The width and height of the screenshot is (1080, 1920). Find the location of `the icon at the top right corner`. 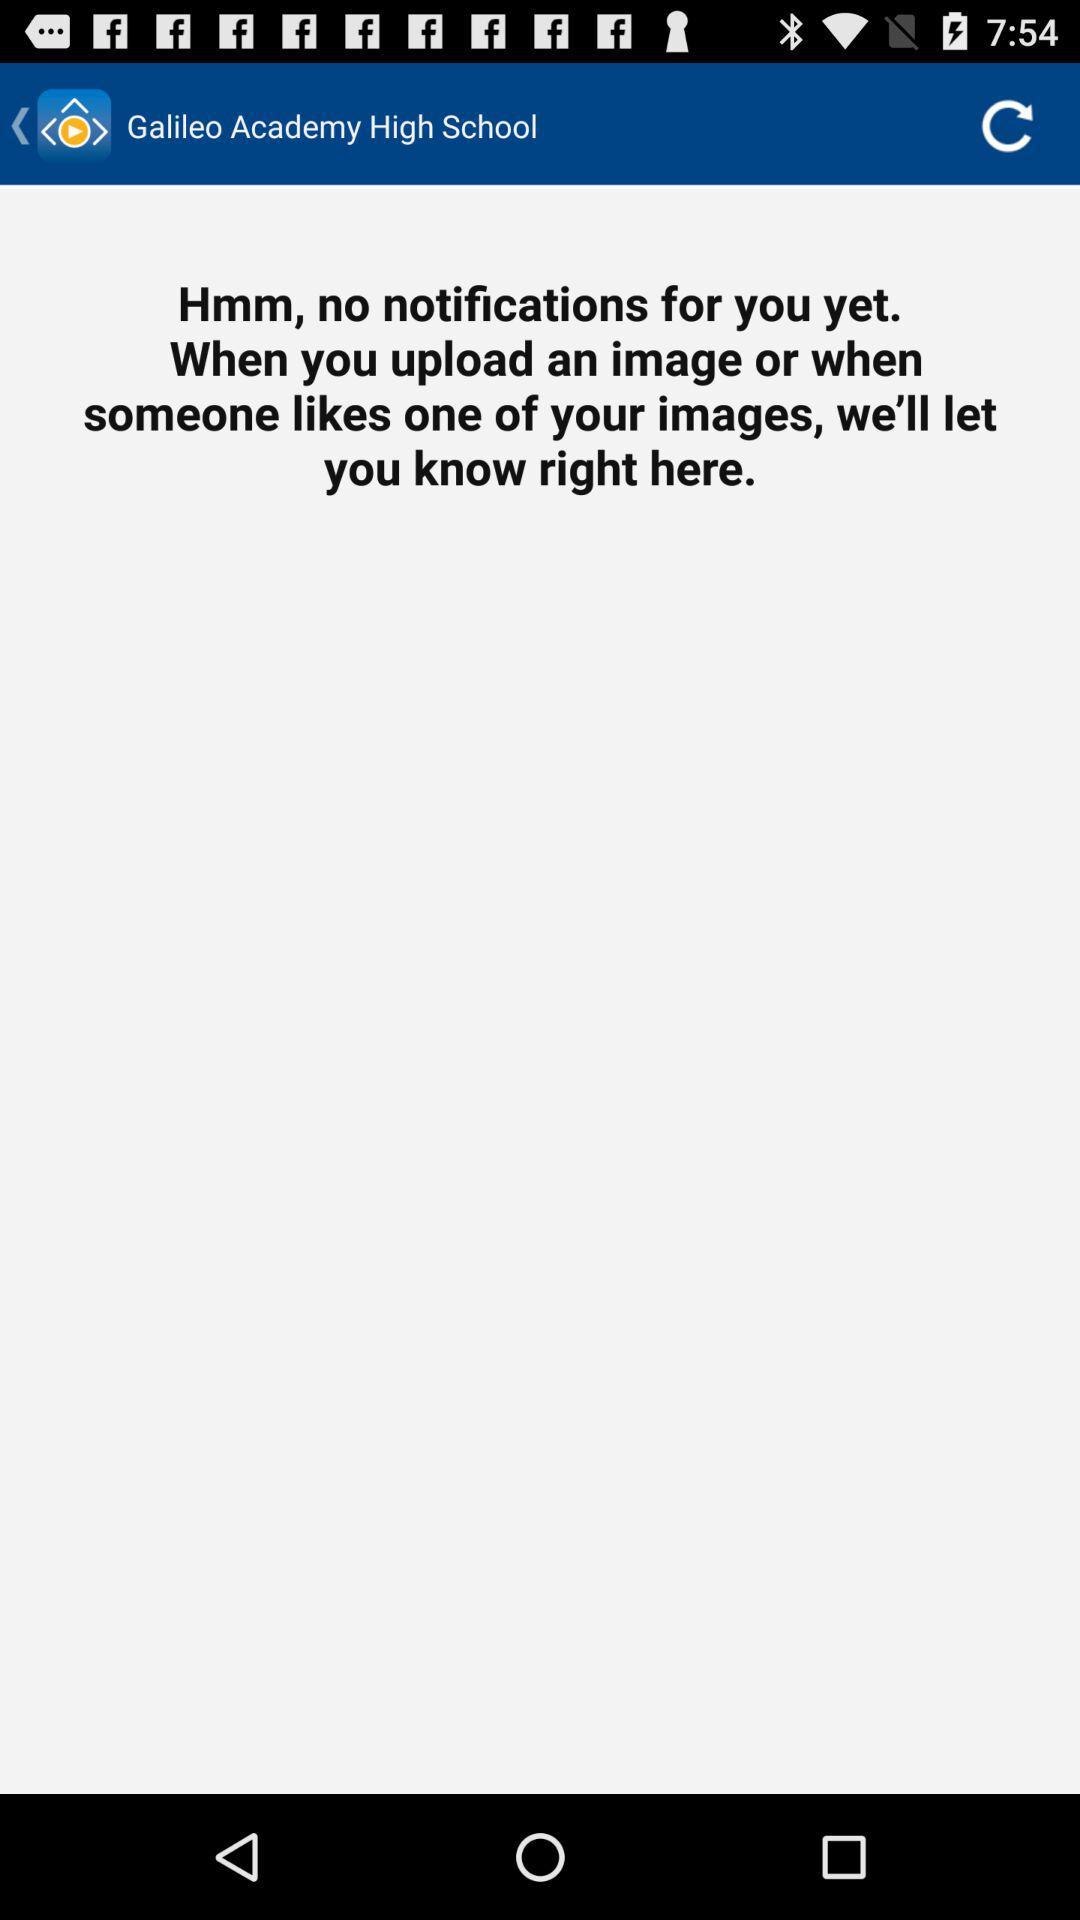

the icon at the top right corner is located at coordinates (1006, 124).